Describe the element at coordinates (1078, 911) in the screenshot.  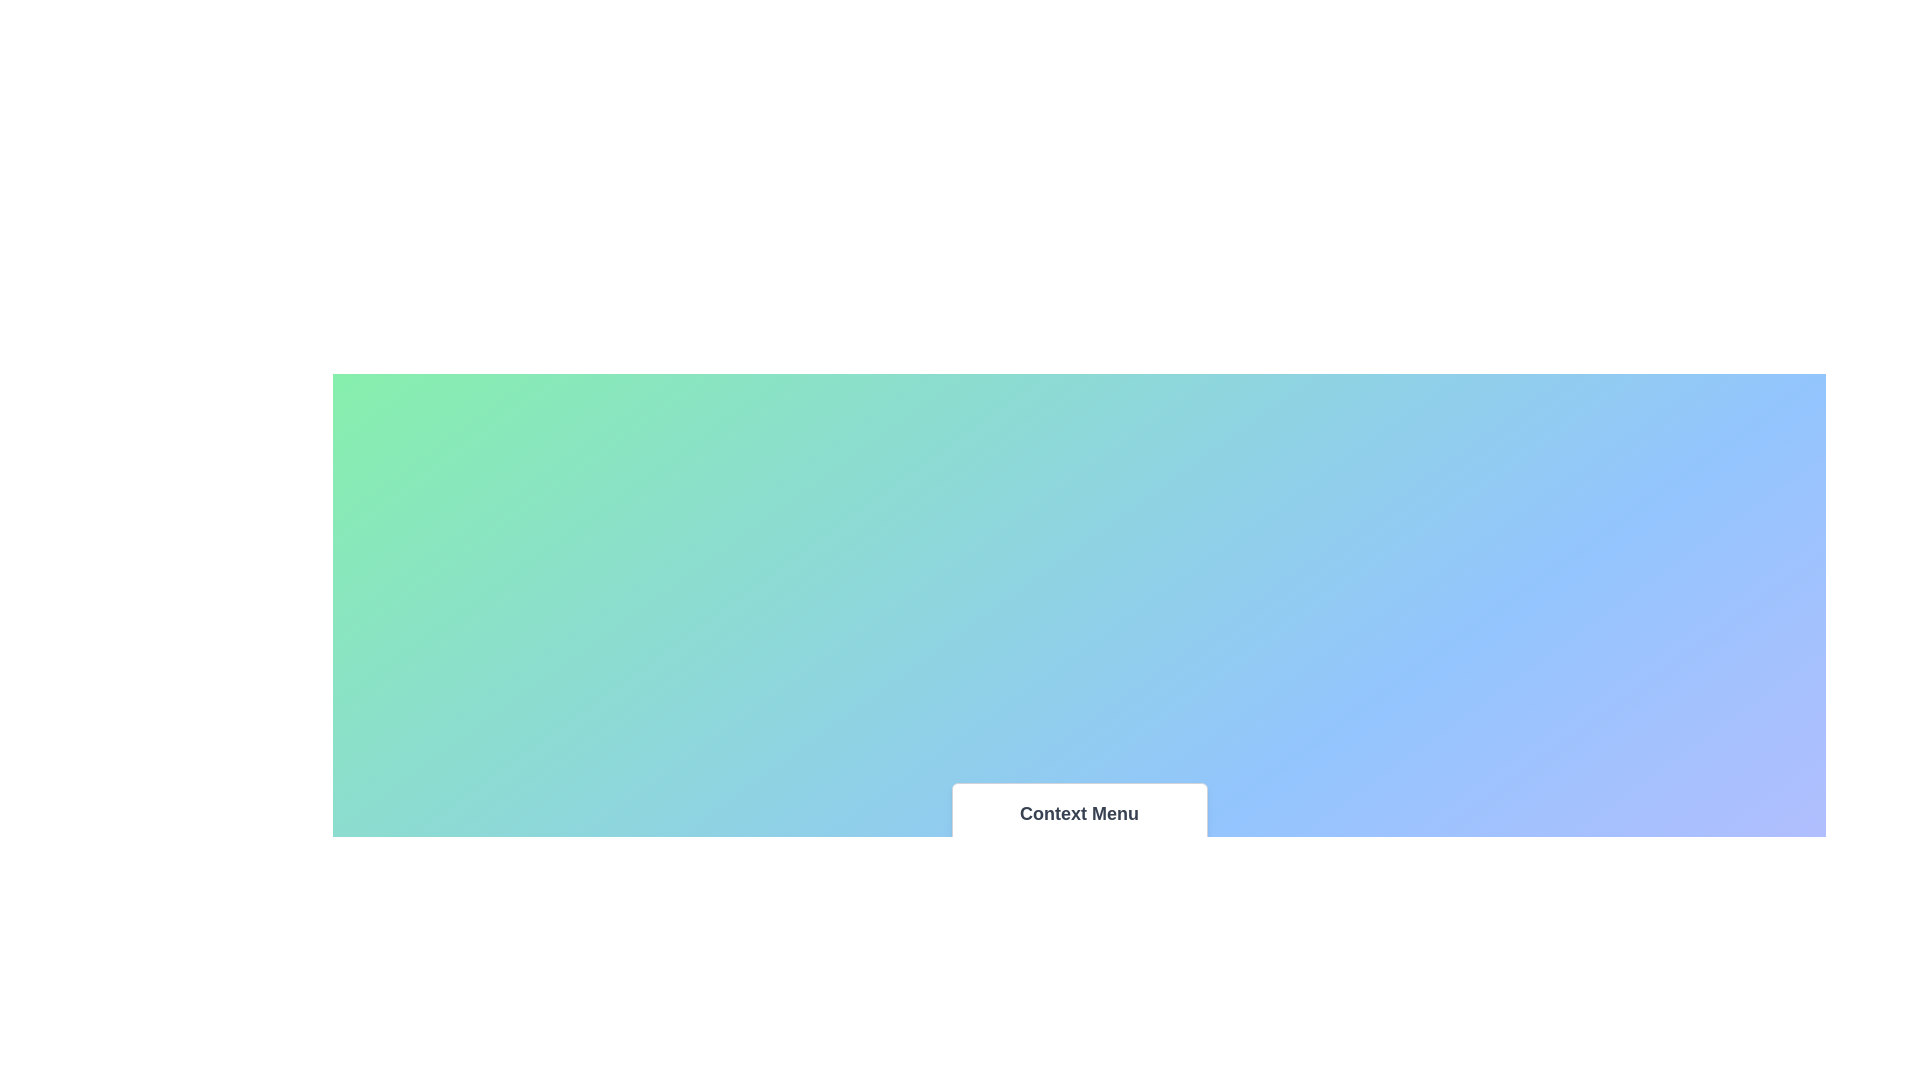
I see `the menu item Media to highlight it` at that location.